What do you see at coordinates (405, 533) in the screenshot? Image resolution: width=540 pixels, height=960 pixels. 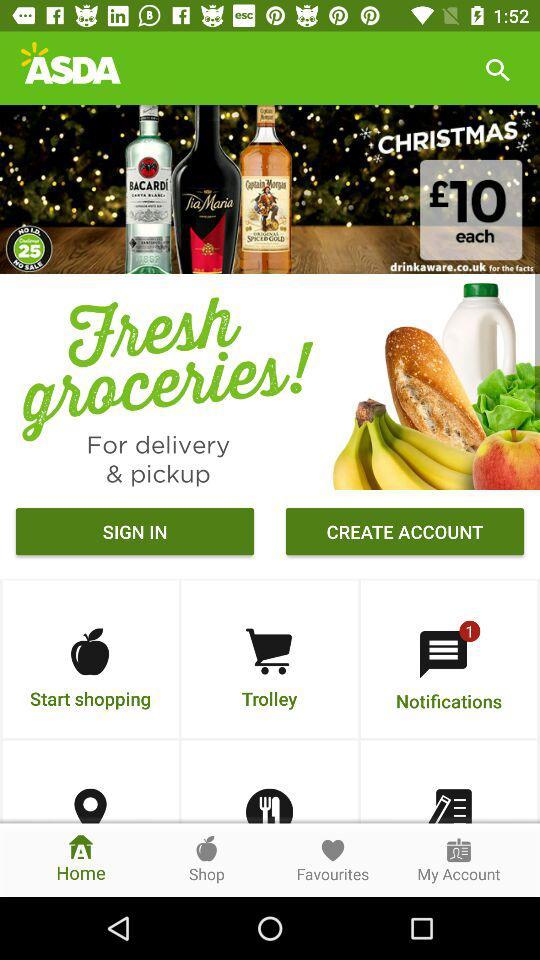 I see `the button which is right to sign in button` at bounding box center [405, 533].